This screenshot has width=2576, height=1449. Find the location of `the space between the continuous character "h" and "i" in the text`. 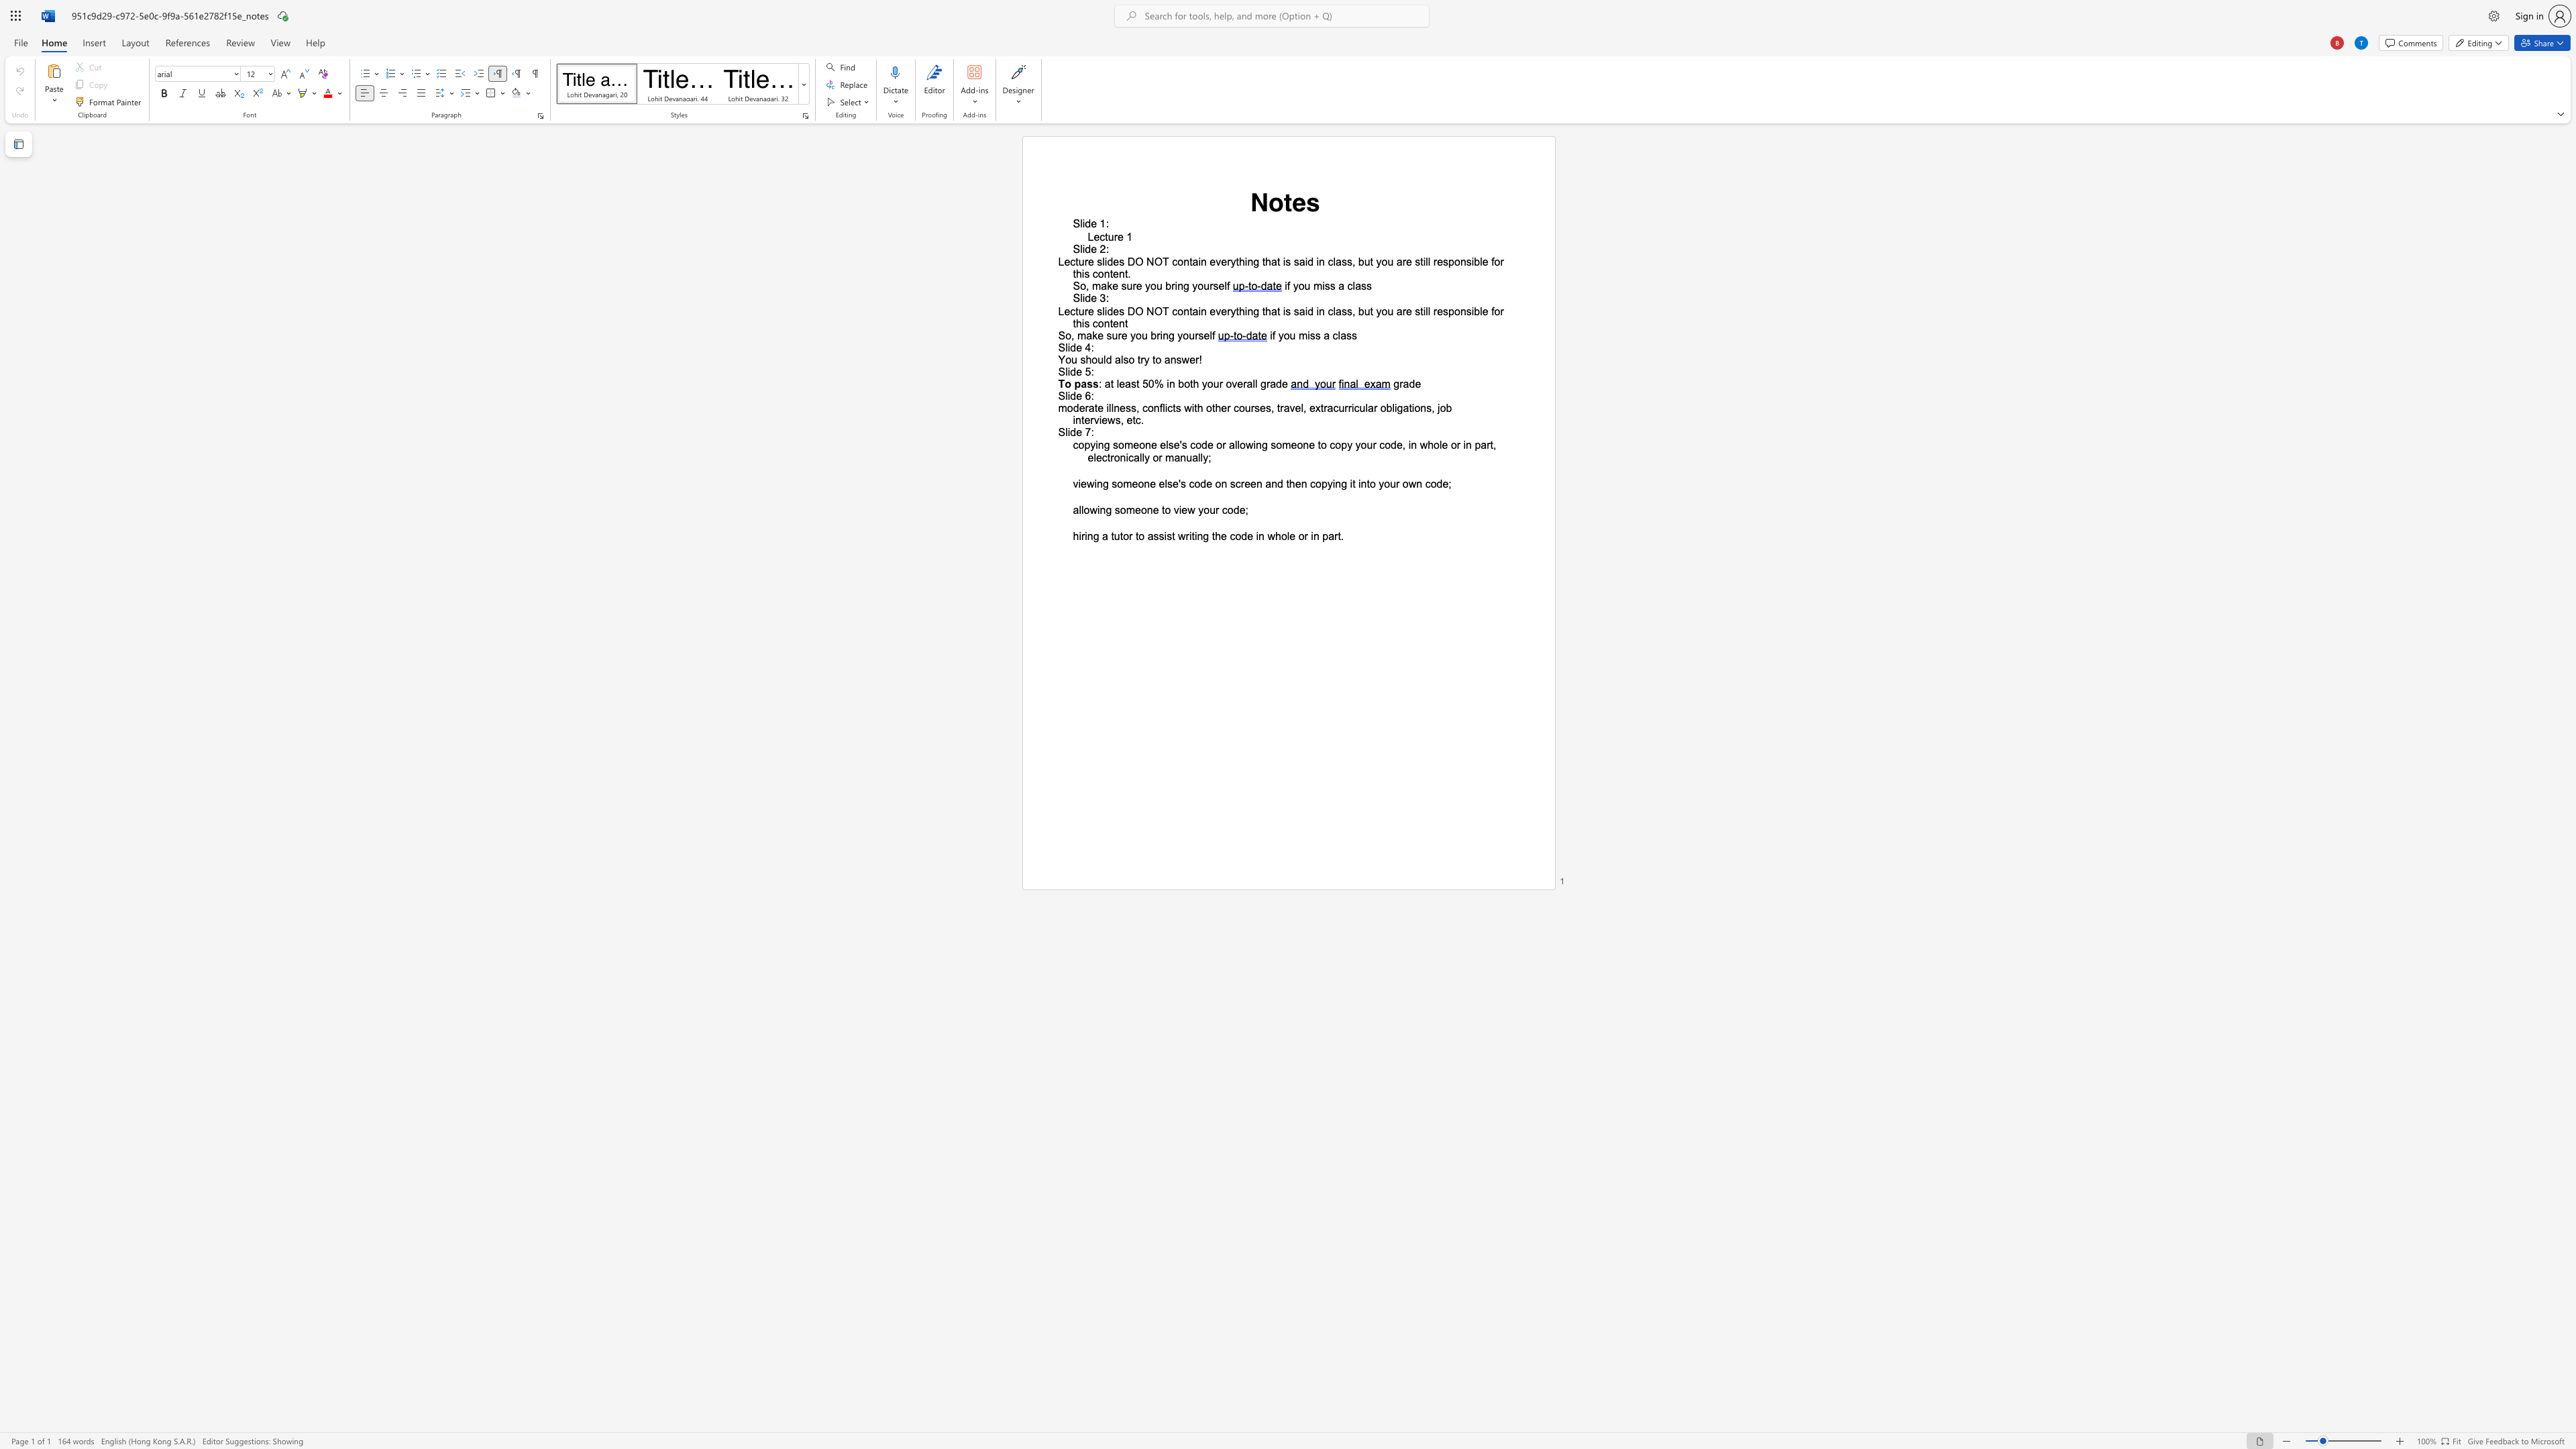

the space between the continuous character "h" and "i" in the text is located at coordinates (1077, 535).